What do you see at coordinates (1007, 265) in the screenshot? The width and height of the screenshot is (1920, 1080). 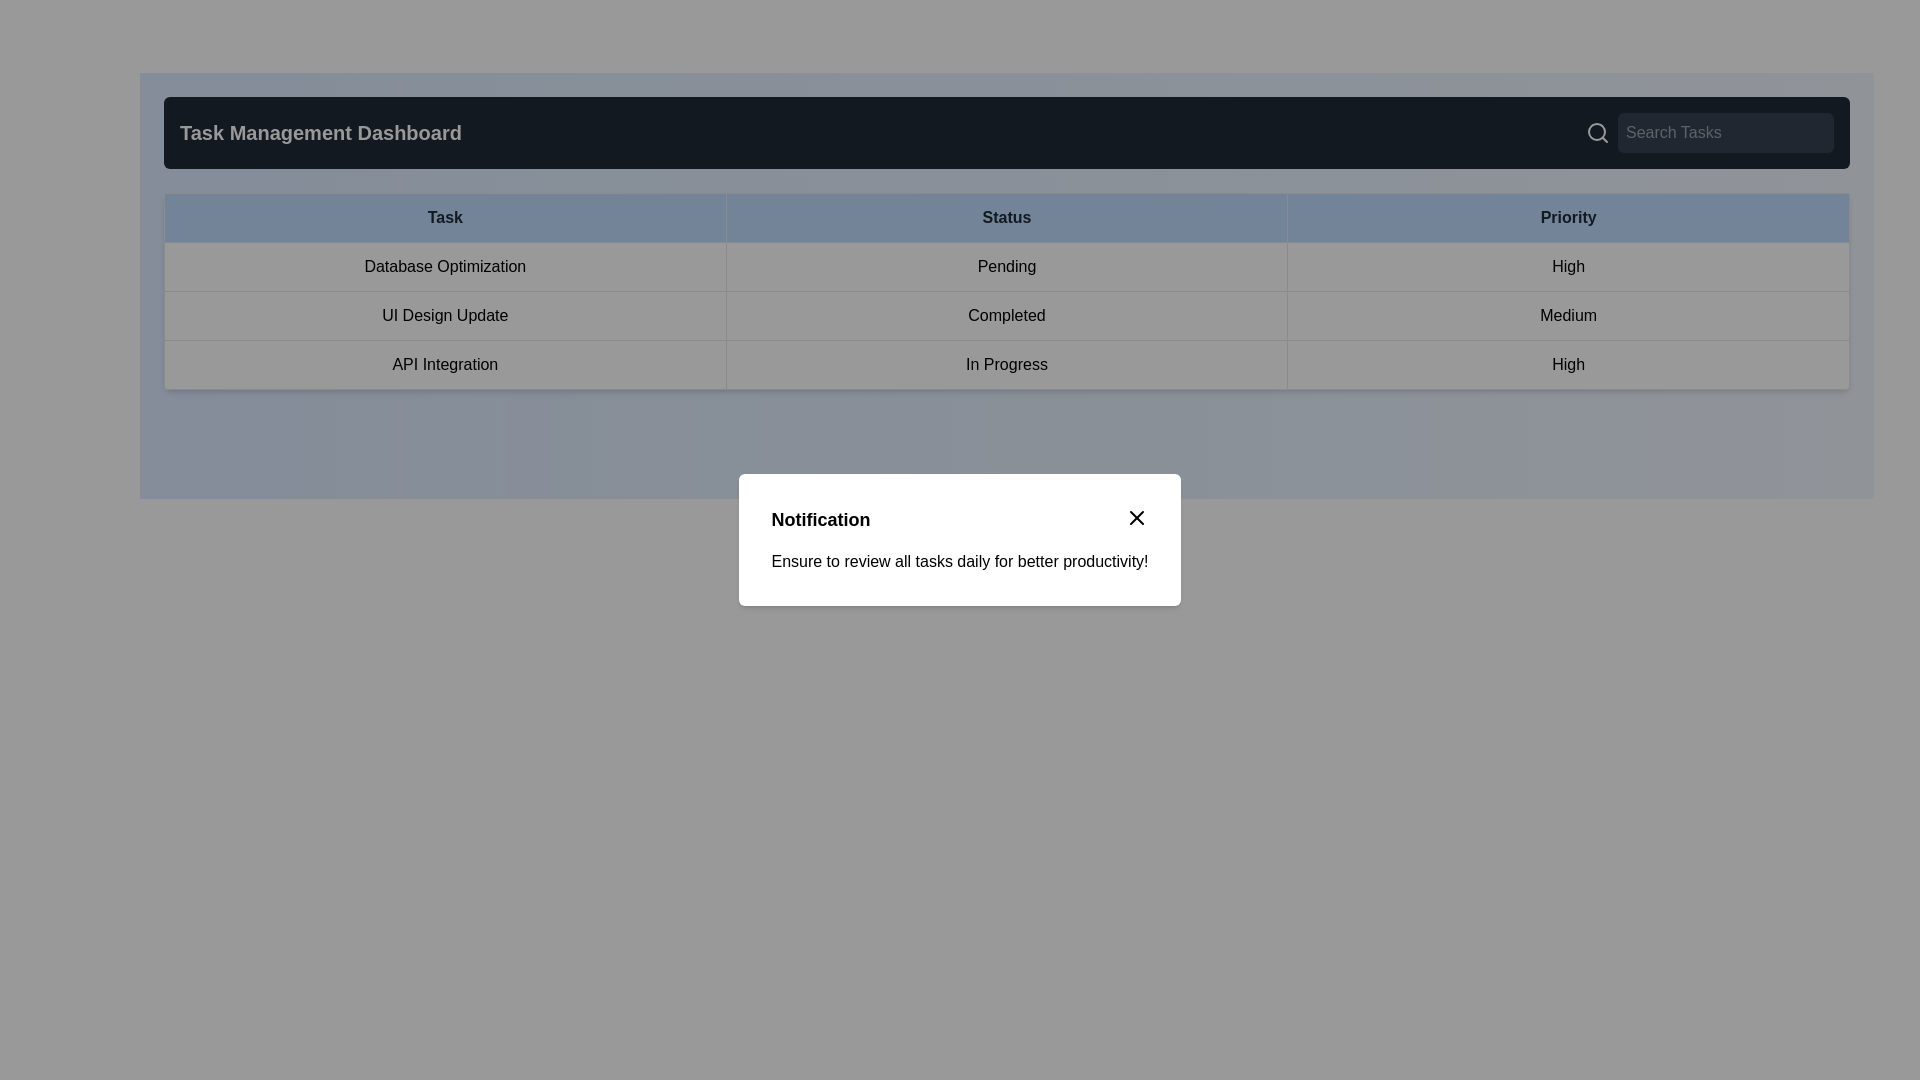 I see `the non-interactive text label indicating the status of the task 'Database Optimization' in the Task Management Dashboard interface` at bounding box center [1007, 265].